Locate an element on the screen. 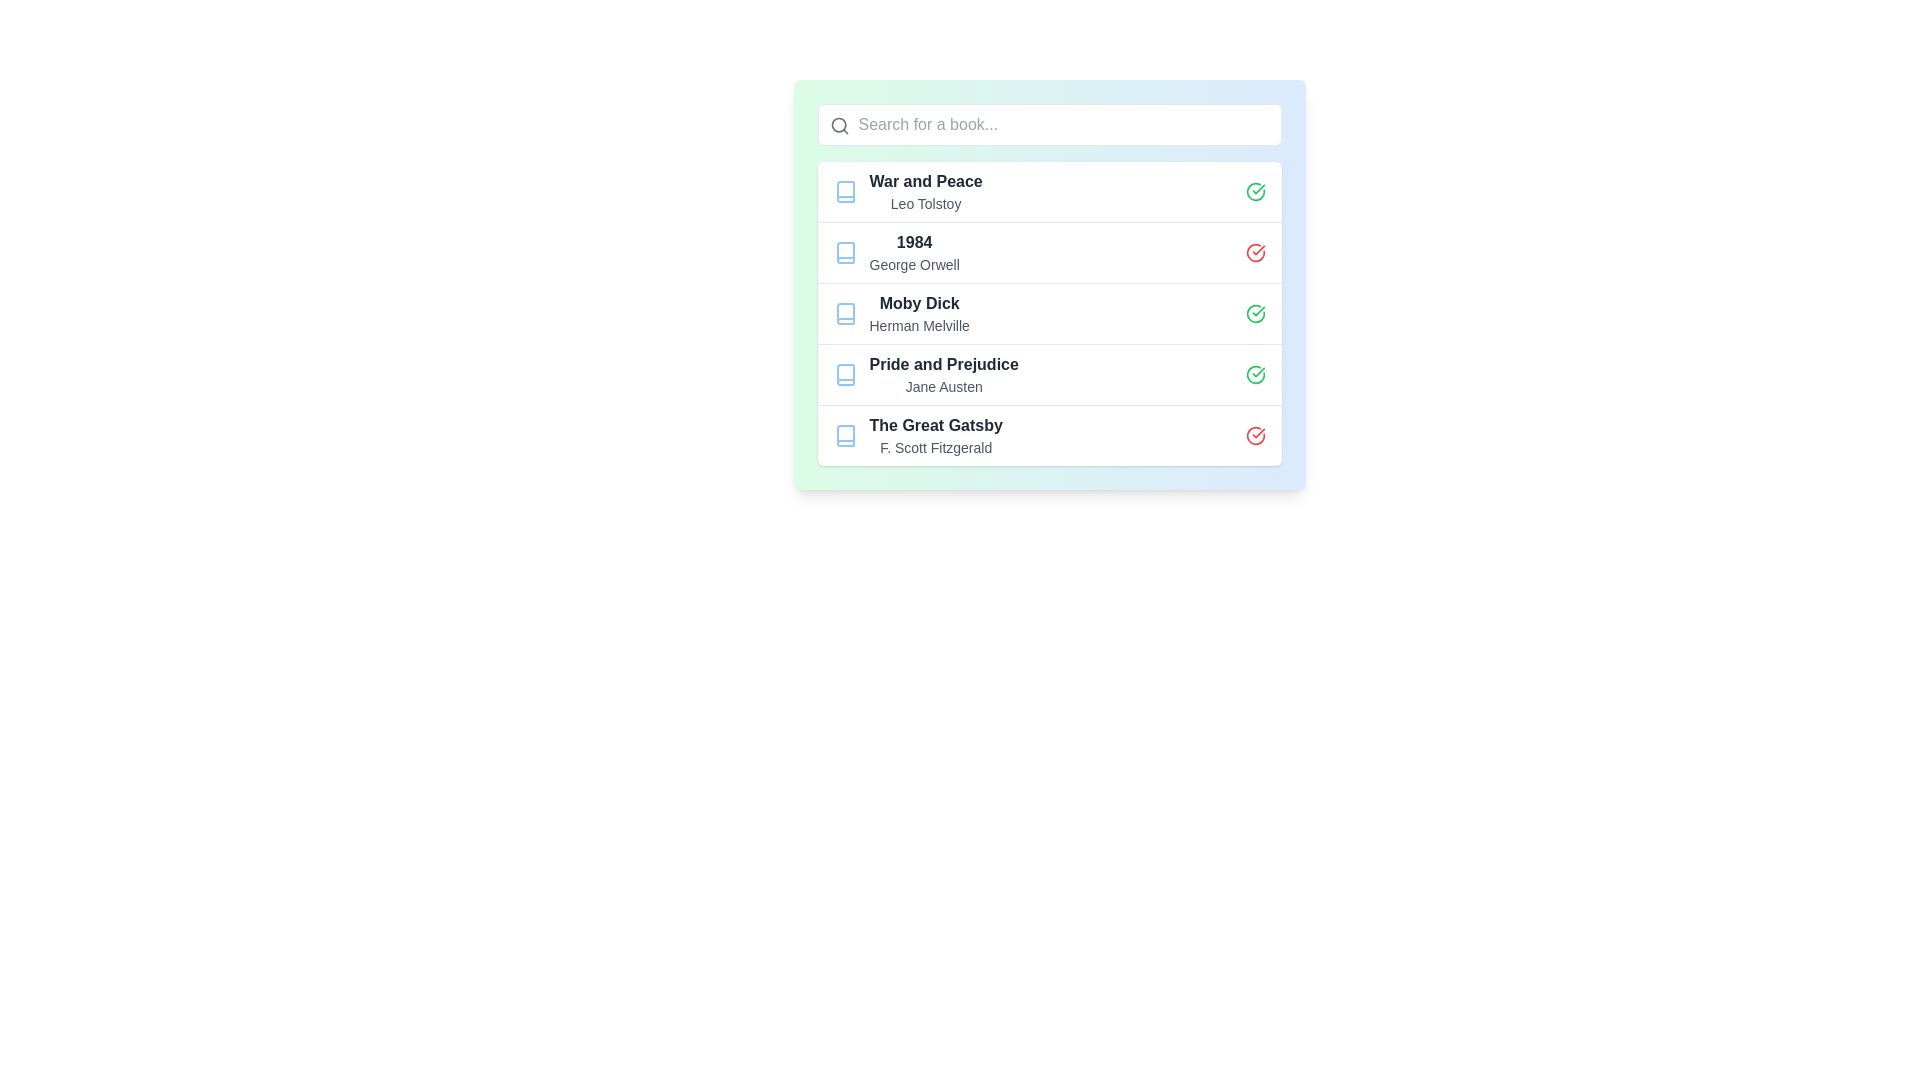 The height and width of the screenshot is (1080, 1920). the list item representing the book record with its title and author, located centrally below the search bar and at the third position in the list is located at coordinates (1048, 285).